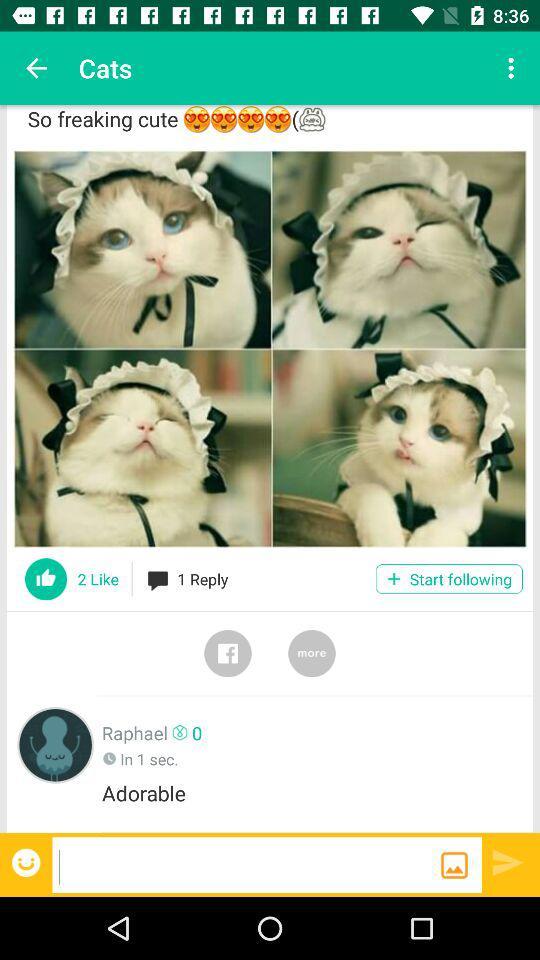 The width and height of the screenshot is (540, 960). What do you see at coordinates (36, 68) in the screenshot?
I see `item to the left of cats item` at bounding box center [36, 68].